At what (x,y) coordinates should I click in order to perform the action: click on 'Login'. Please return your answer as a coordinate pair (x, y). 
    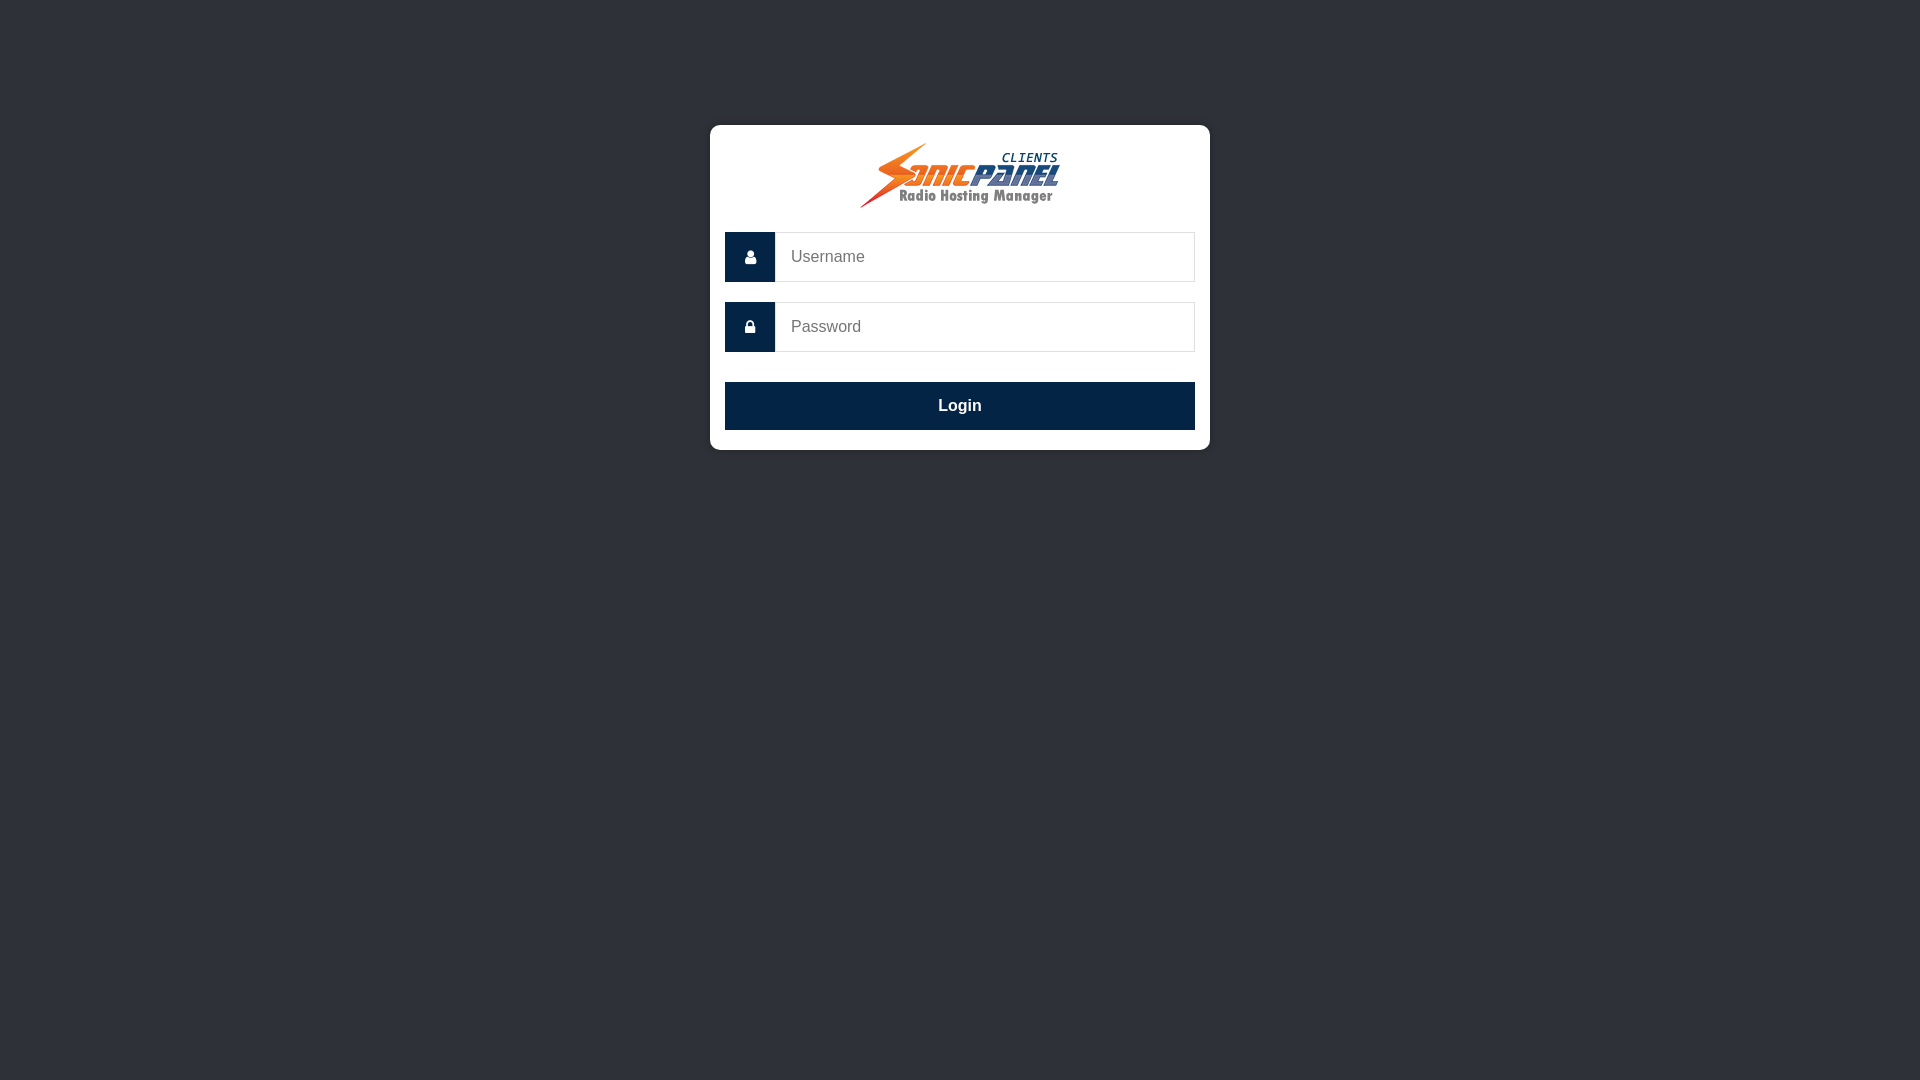
    Looking at the image, I should click on (960, 405).